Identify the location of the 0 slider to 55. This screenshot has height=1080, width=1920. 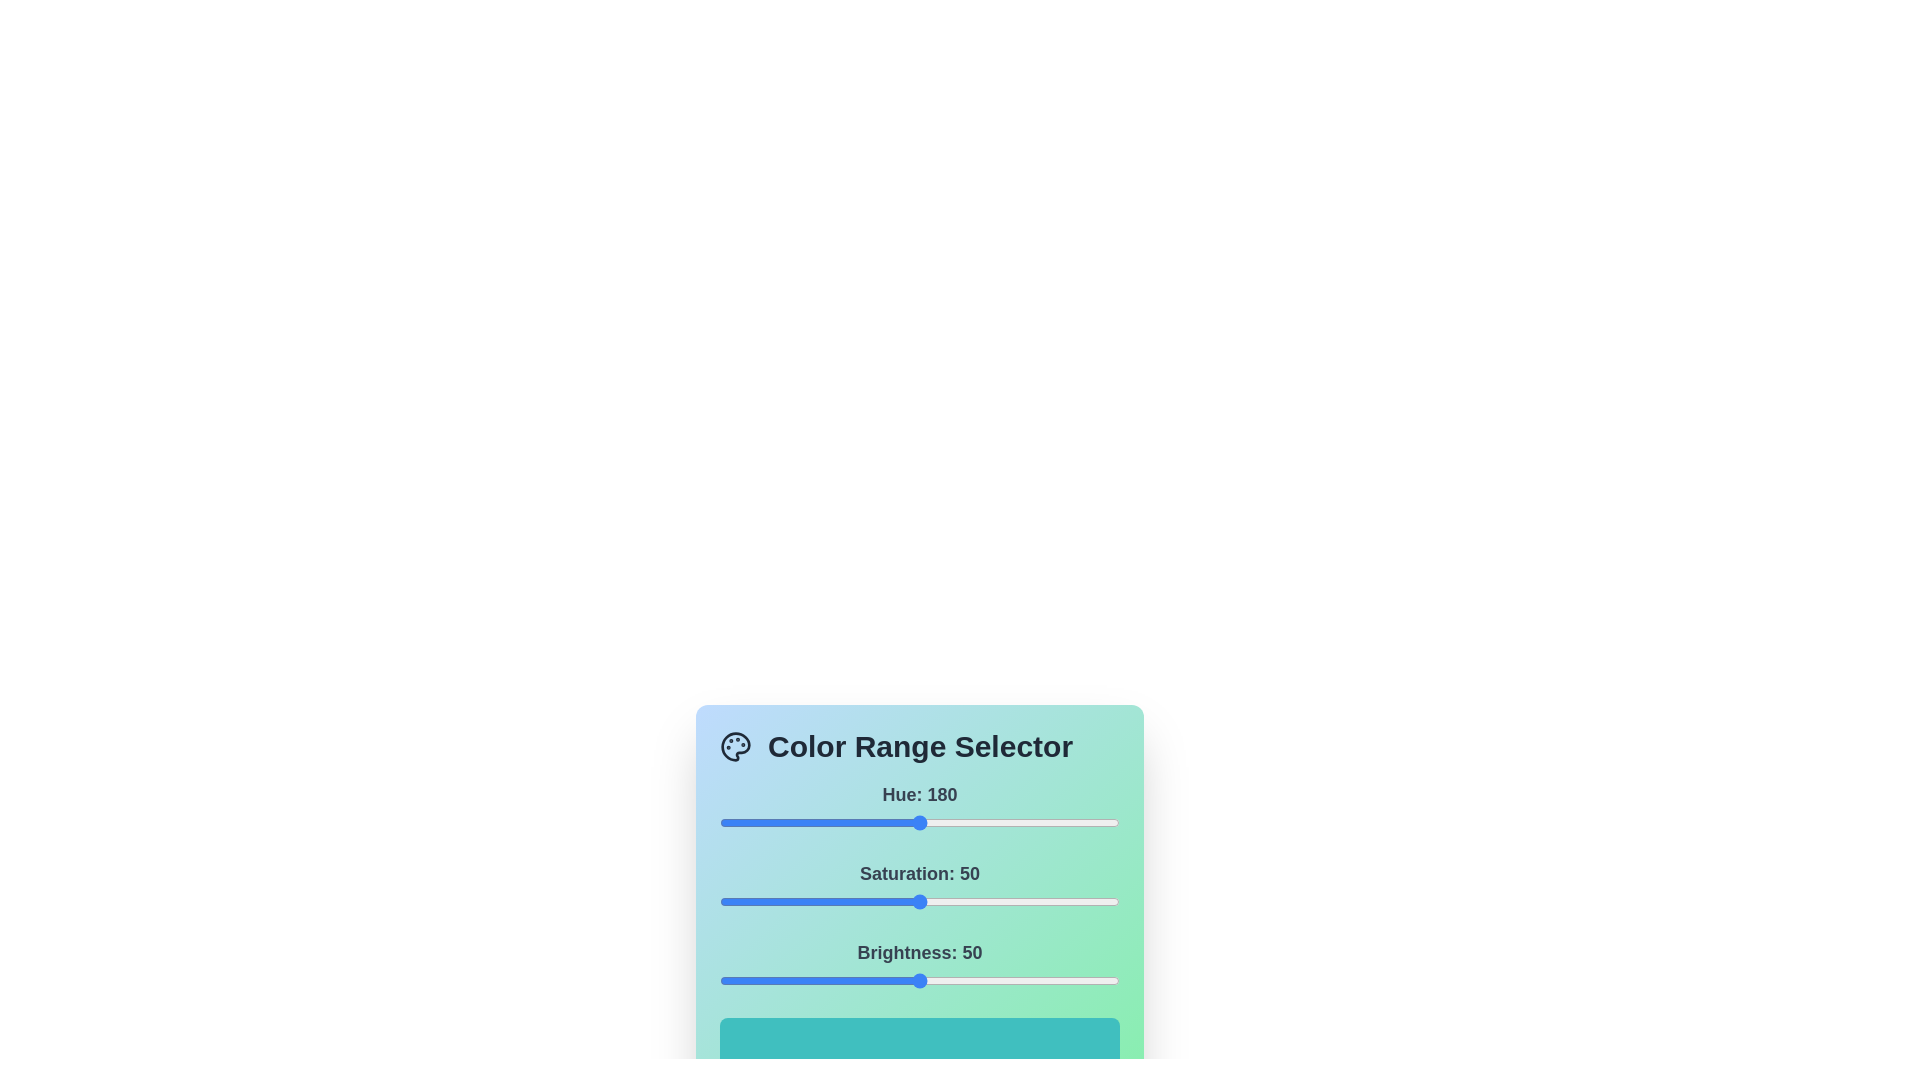
(780, 822).